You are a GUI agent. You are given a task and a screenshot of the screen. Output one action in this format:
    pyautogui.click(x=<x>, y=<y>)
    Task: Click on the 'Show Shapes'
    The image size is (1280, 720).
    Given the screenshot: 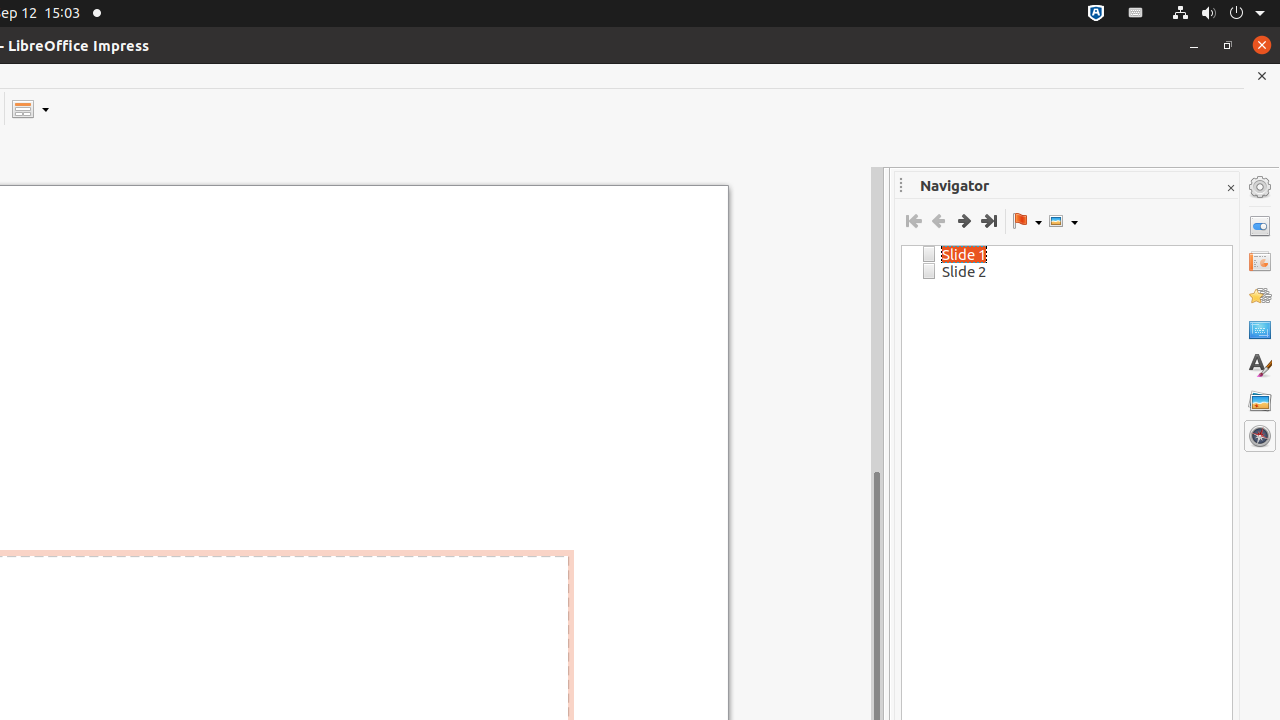 What is the action you would take?
    pyautogui.click(x=1062, y=221)
    